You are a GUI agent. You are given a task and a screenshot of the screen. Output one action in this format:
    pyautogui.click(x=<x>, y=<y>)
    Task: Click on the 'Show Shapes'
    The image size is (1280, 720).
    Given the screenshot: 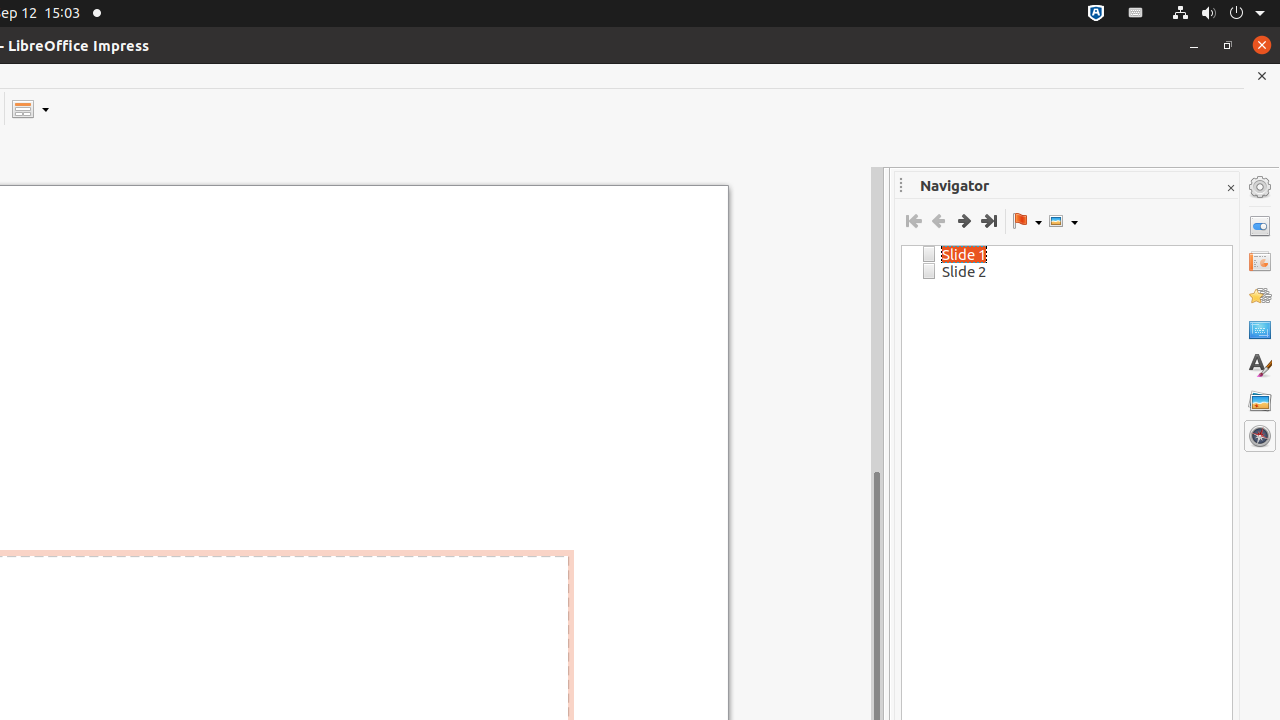 What is the action you would take?
    pyautogui.click(x=1062, y=221)
    